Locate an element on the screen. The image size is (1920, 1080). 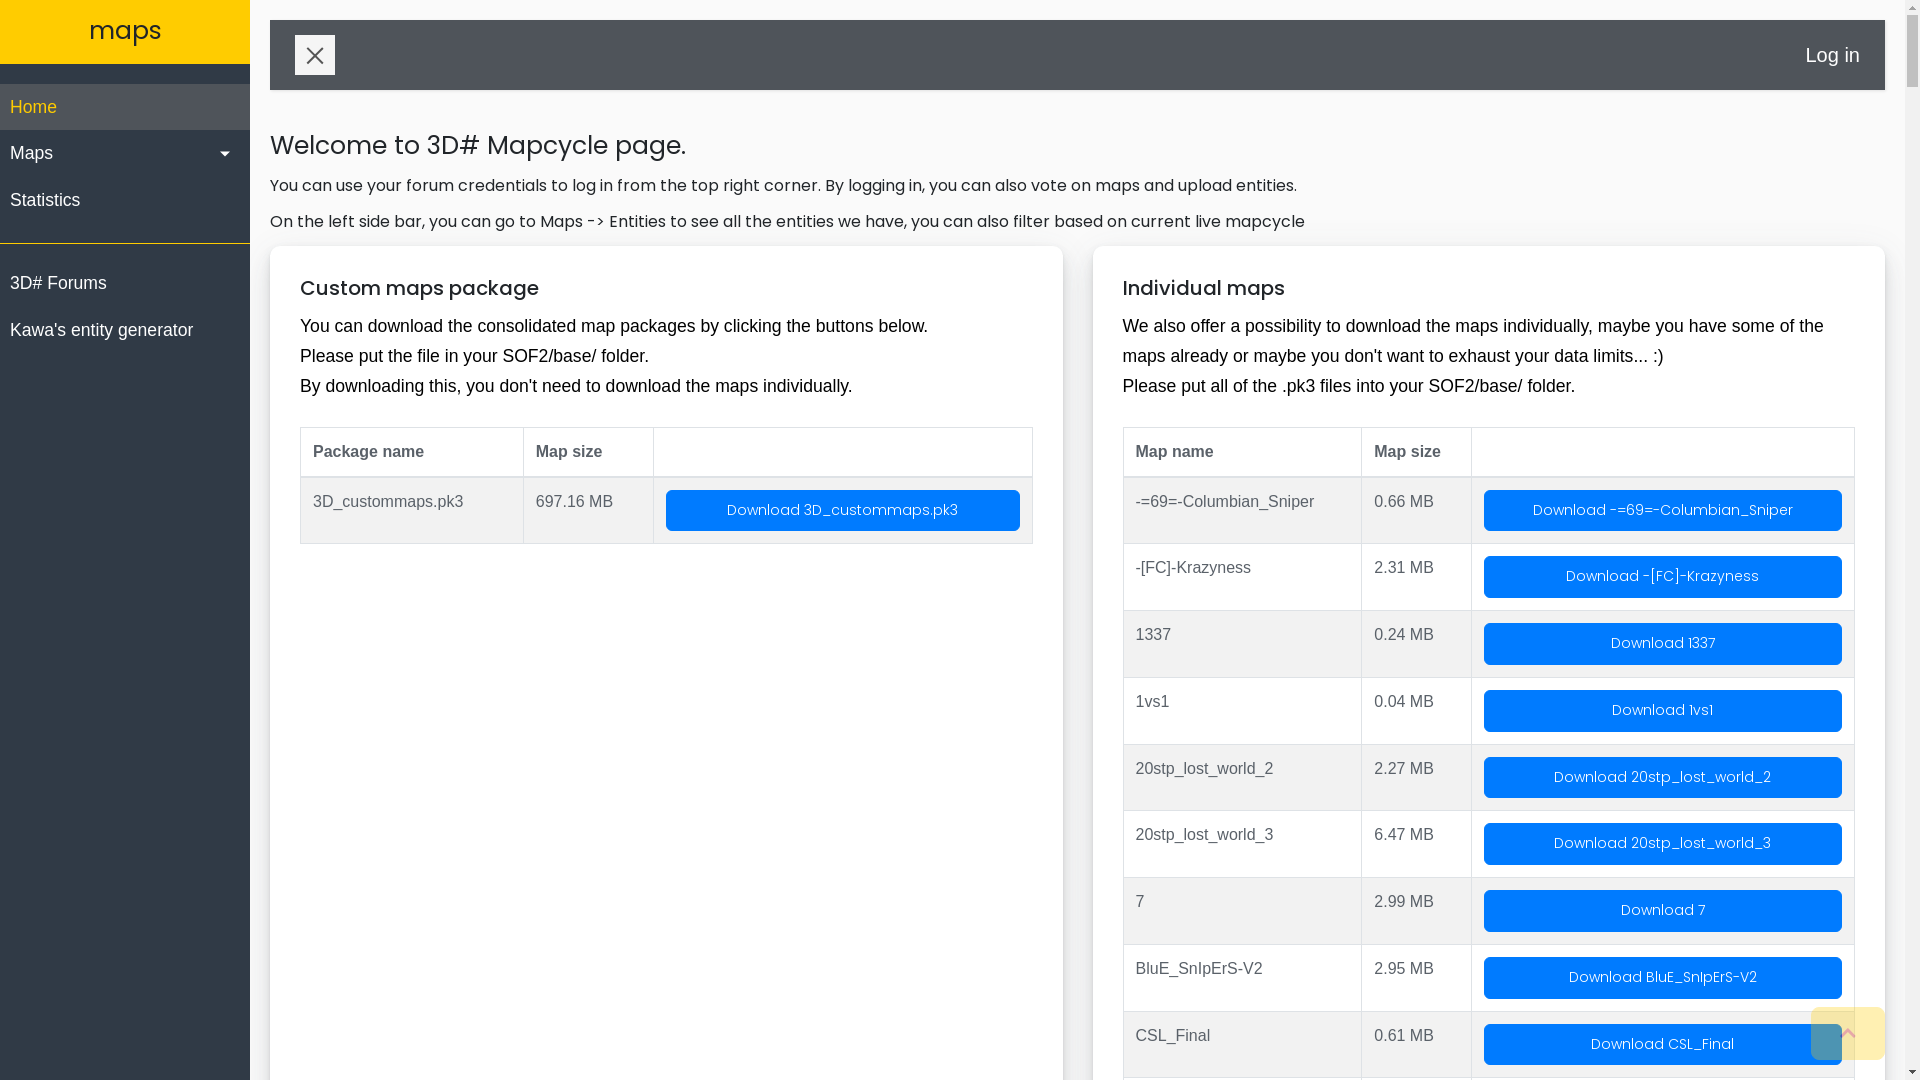
'Statistics' is located at coordinates (123, 200).